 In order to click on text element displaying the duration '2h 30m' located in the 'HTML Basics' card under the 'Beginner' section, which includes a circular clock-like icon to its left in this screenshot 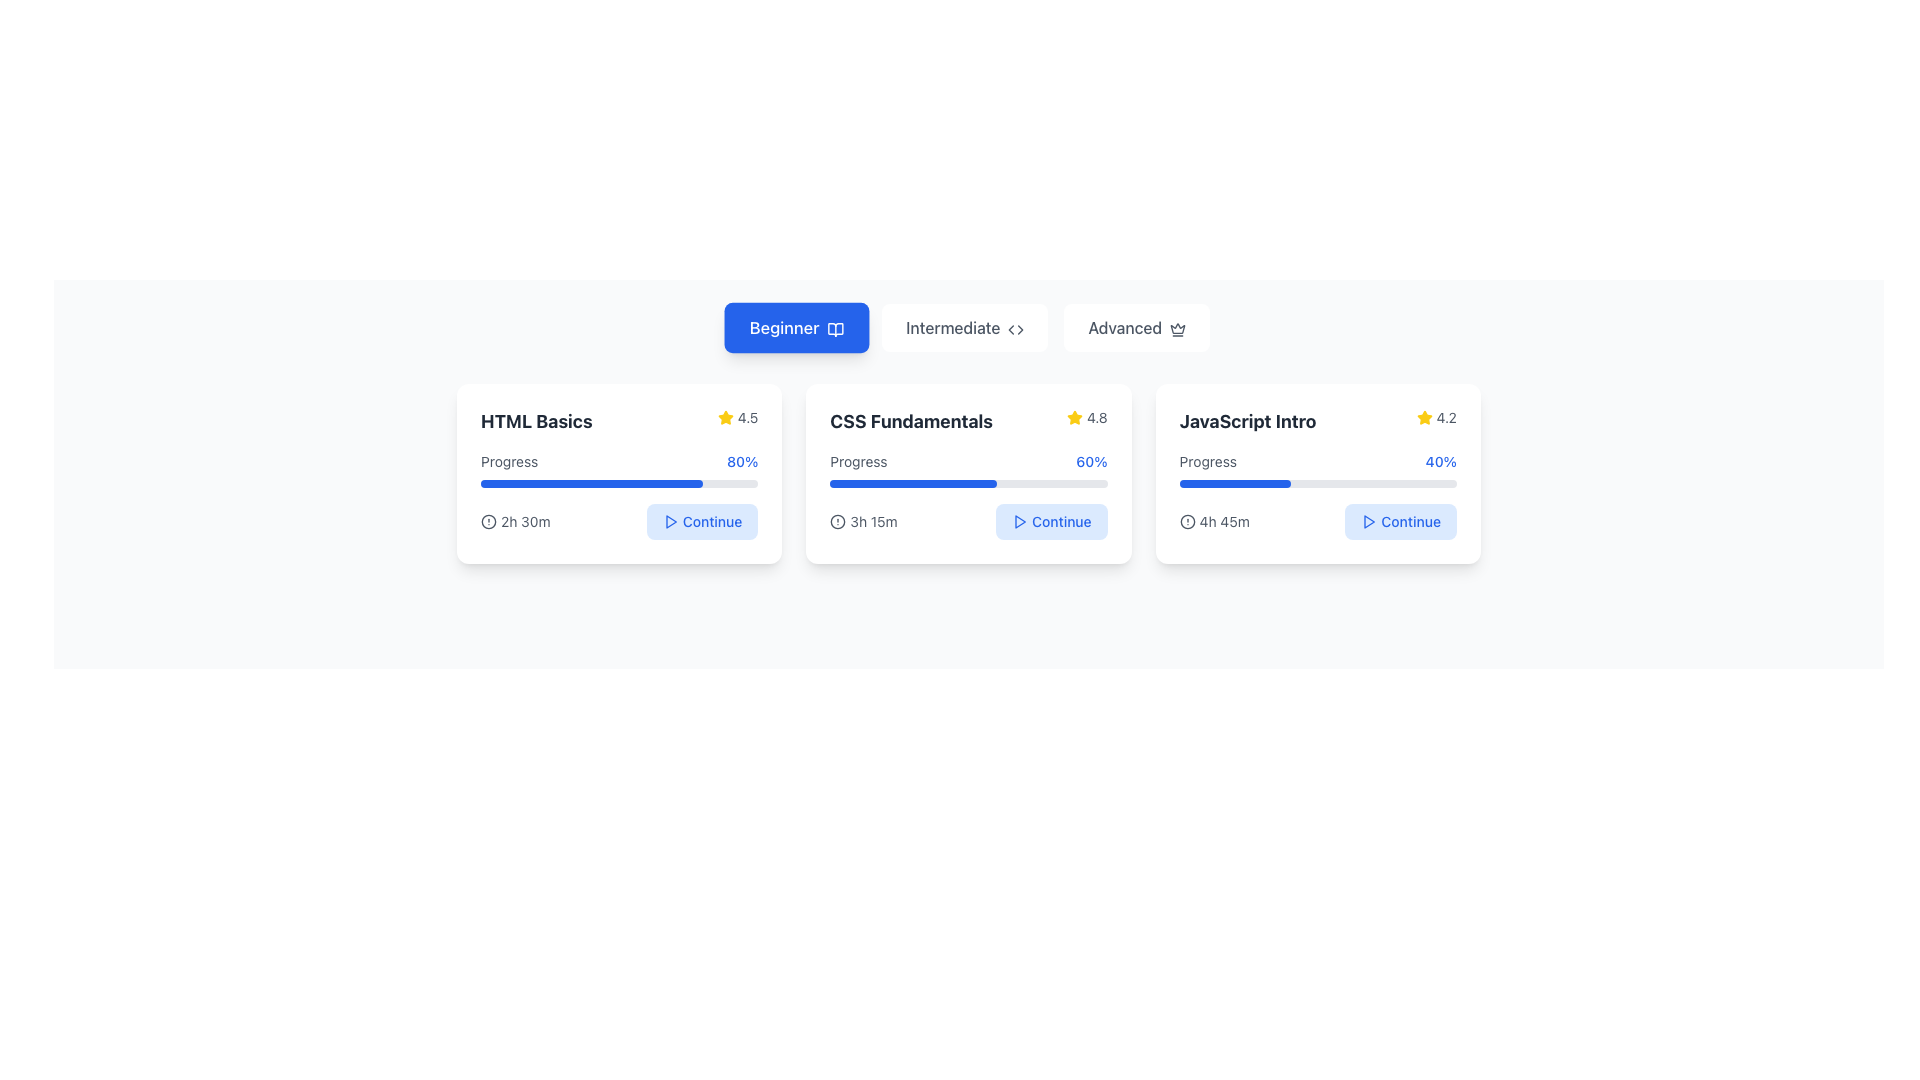, I will do `click(515, 520)`.